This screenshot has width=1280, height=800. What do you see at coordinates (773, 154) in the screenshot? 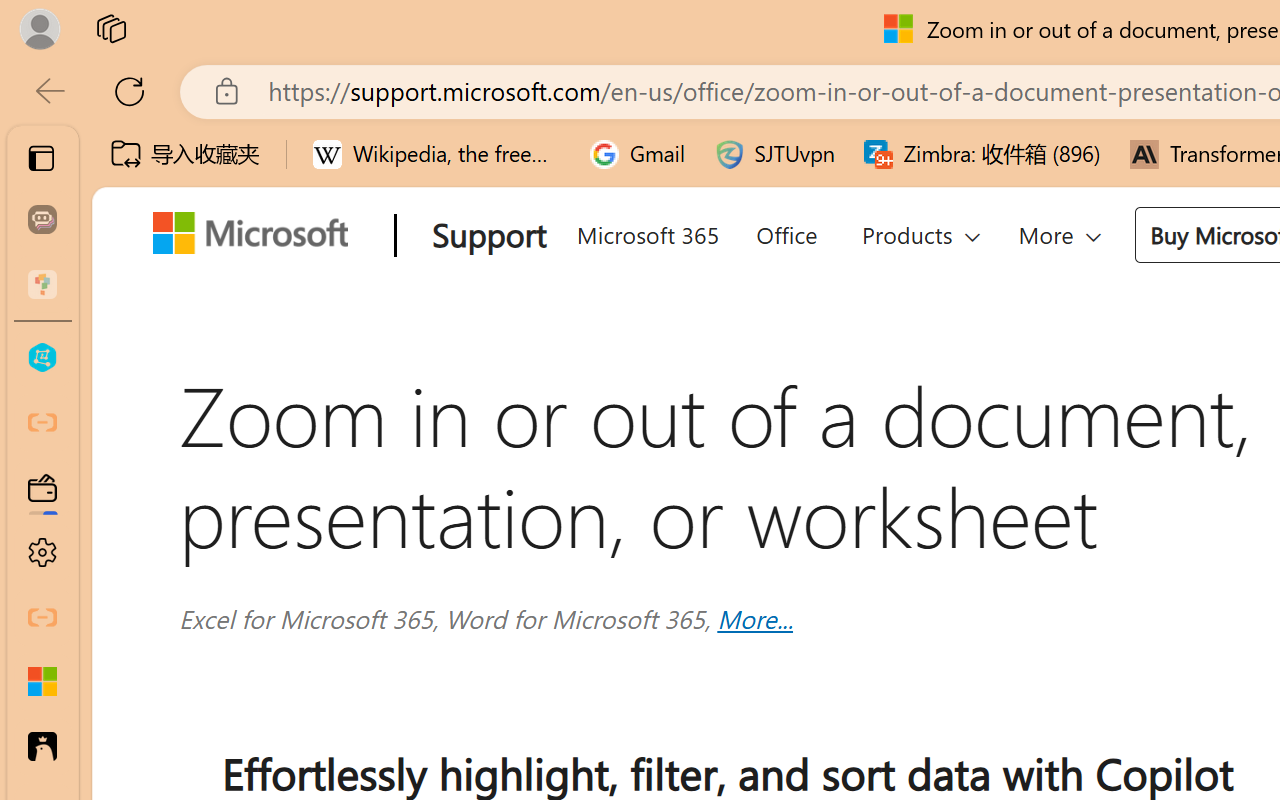
I see `'SJTUvpn'` at bounding box center [773, 154].